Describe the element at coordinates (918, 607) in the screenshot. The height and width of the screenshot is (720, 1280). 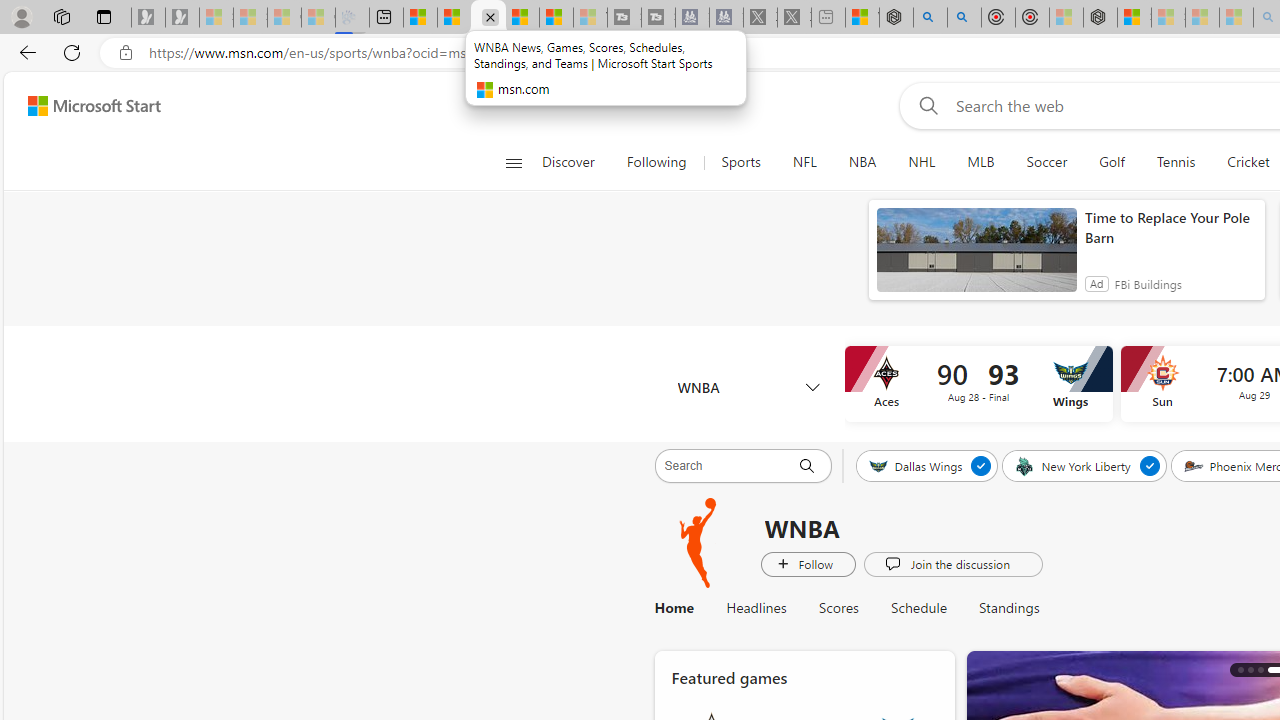
I see `'Schedule'` at that location.